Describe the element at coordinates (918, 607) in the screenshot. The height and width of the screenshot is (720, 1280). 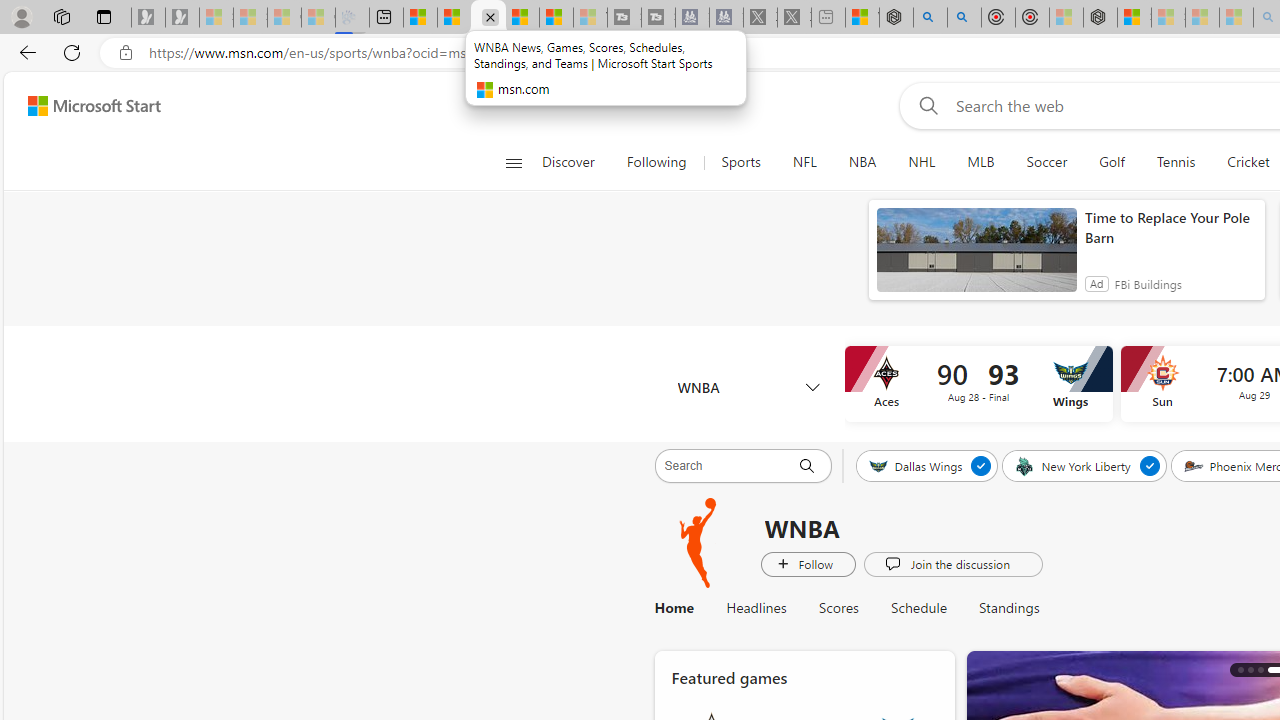
I see `'Schedule'` at that location.